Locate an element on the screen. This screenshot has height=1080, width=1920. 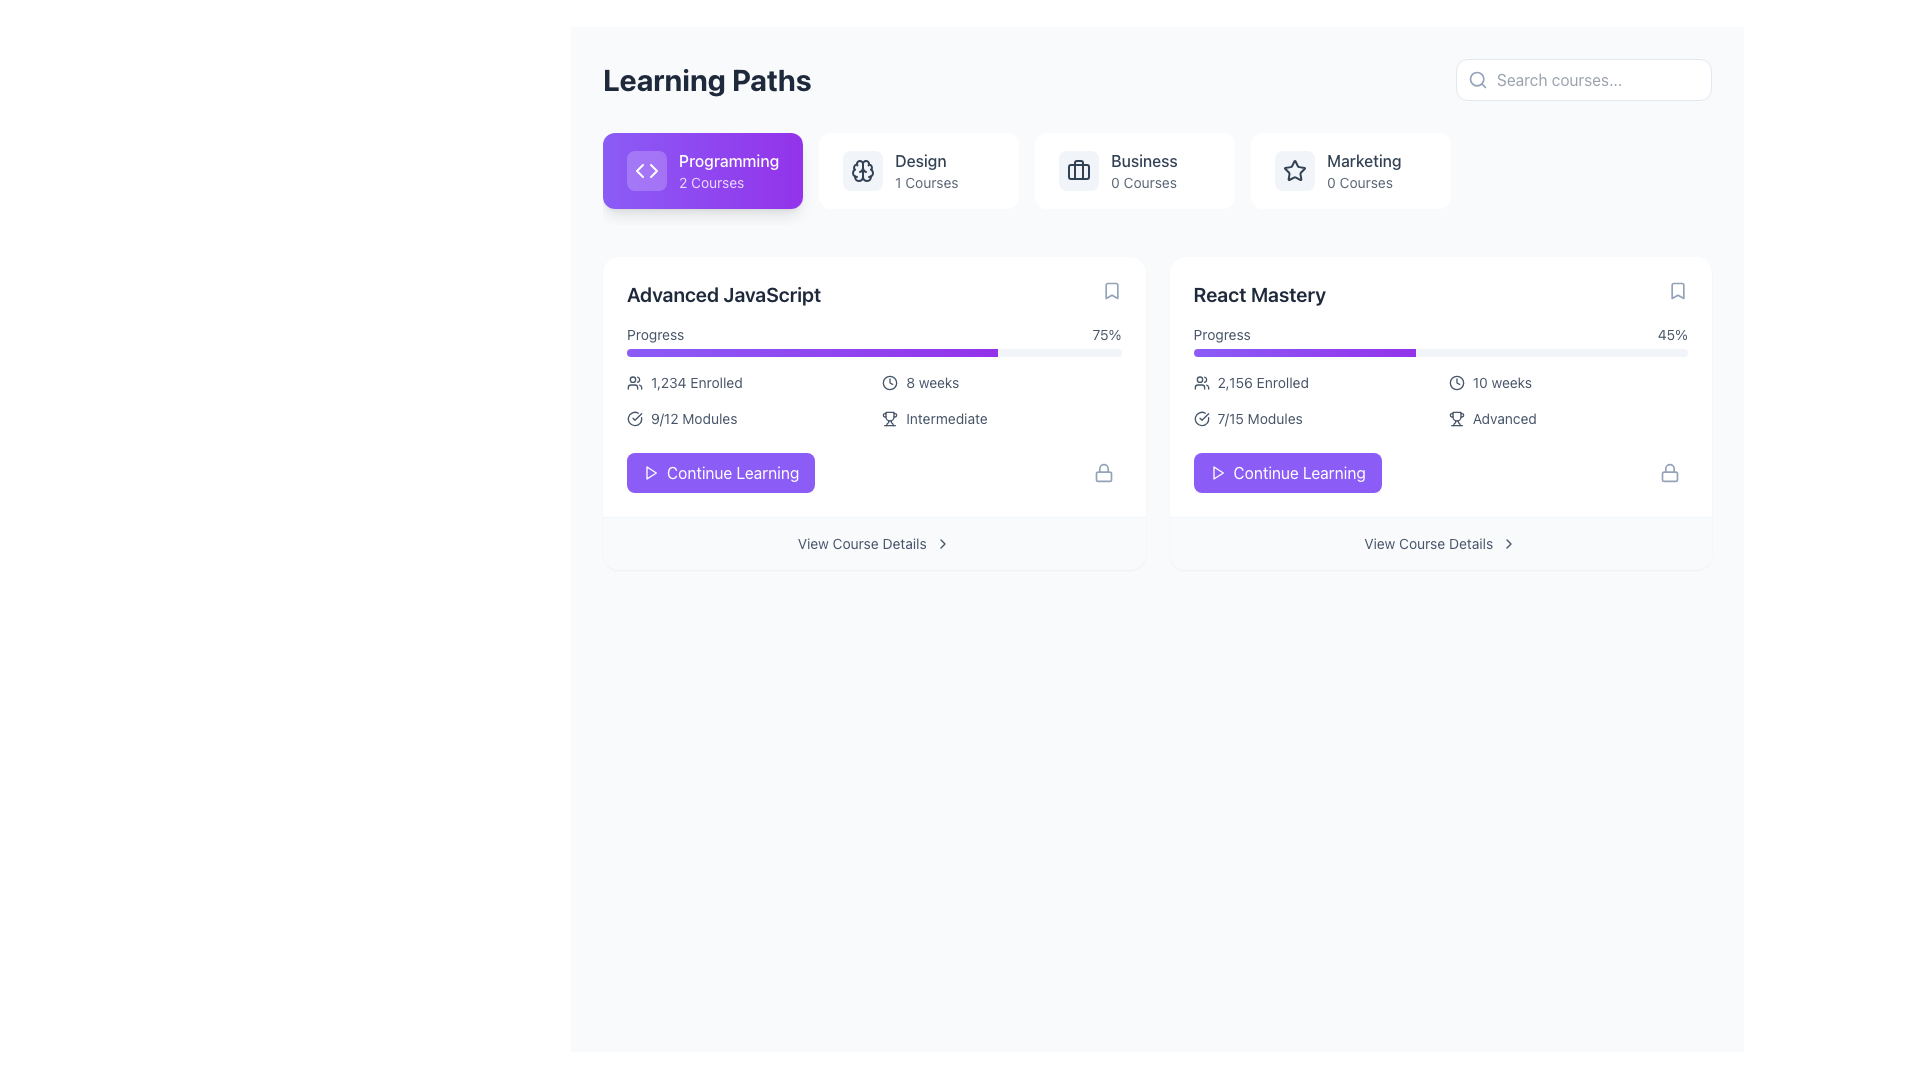
the 'Resume Learning' button for keyboard interaction is located at coordinates (720, 473).